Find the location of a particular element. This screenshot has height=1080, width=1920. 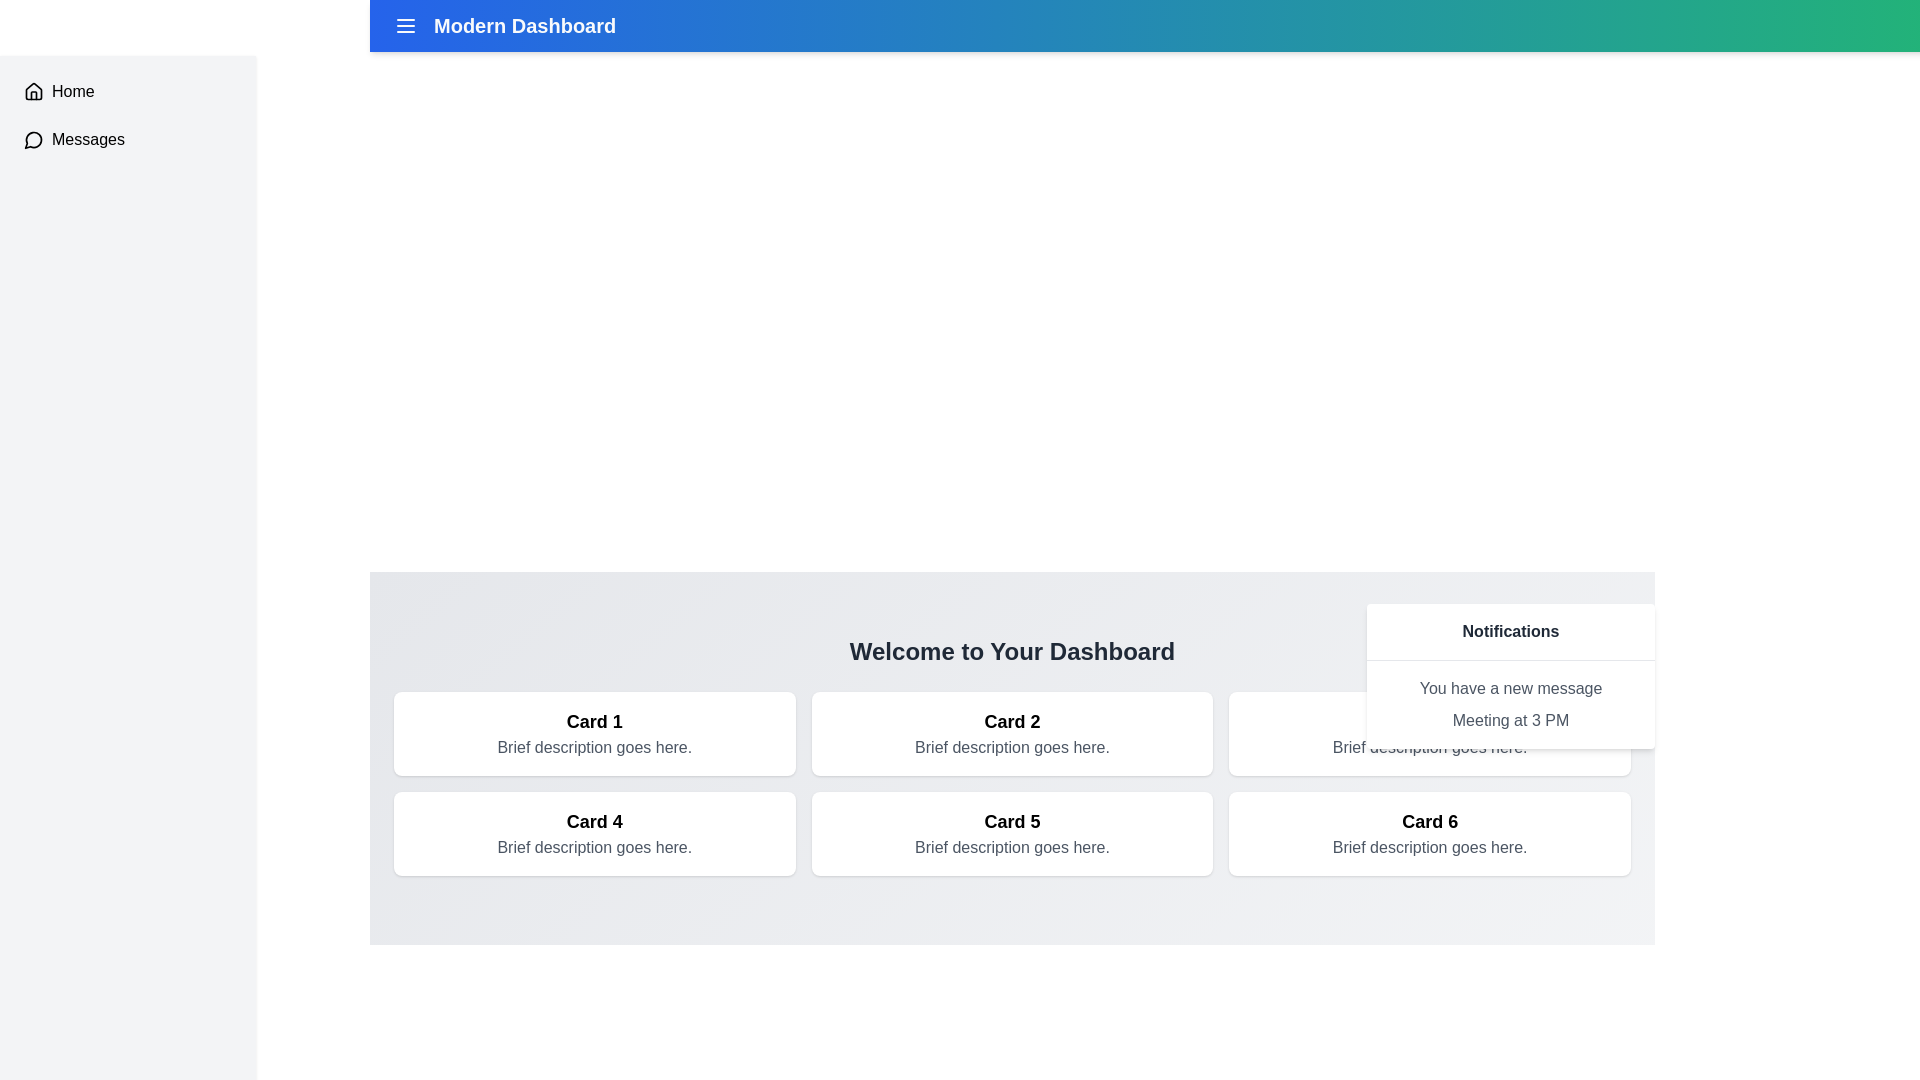

the 'Home' button located at the top of the left sidebar is located at coordinates (127, 92).